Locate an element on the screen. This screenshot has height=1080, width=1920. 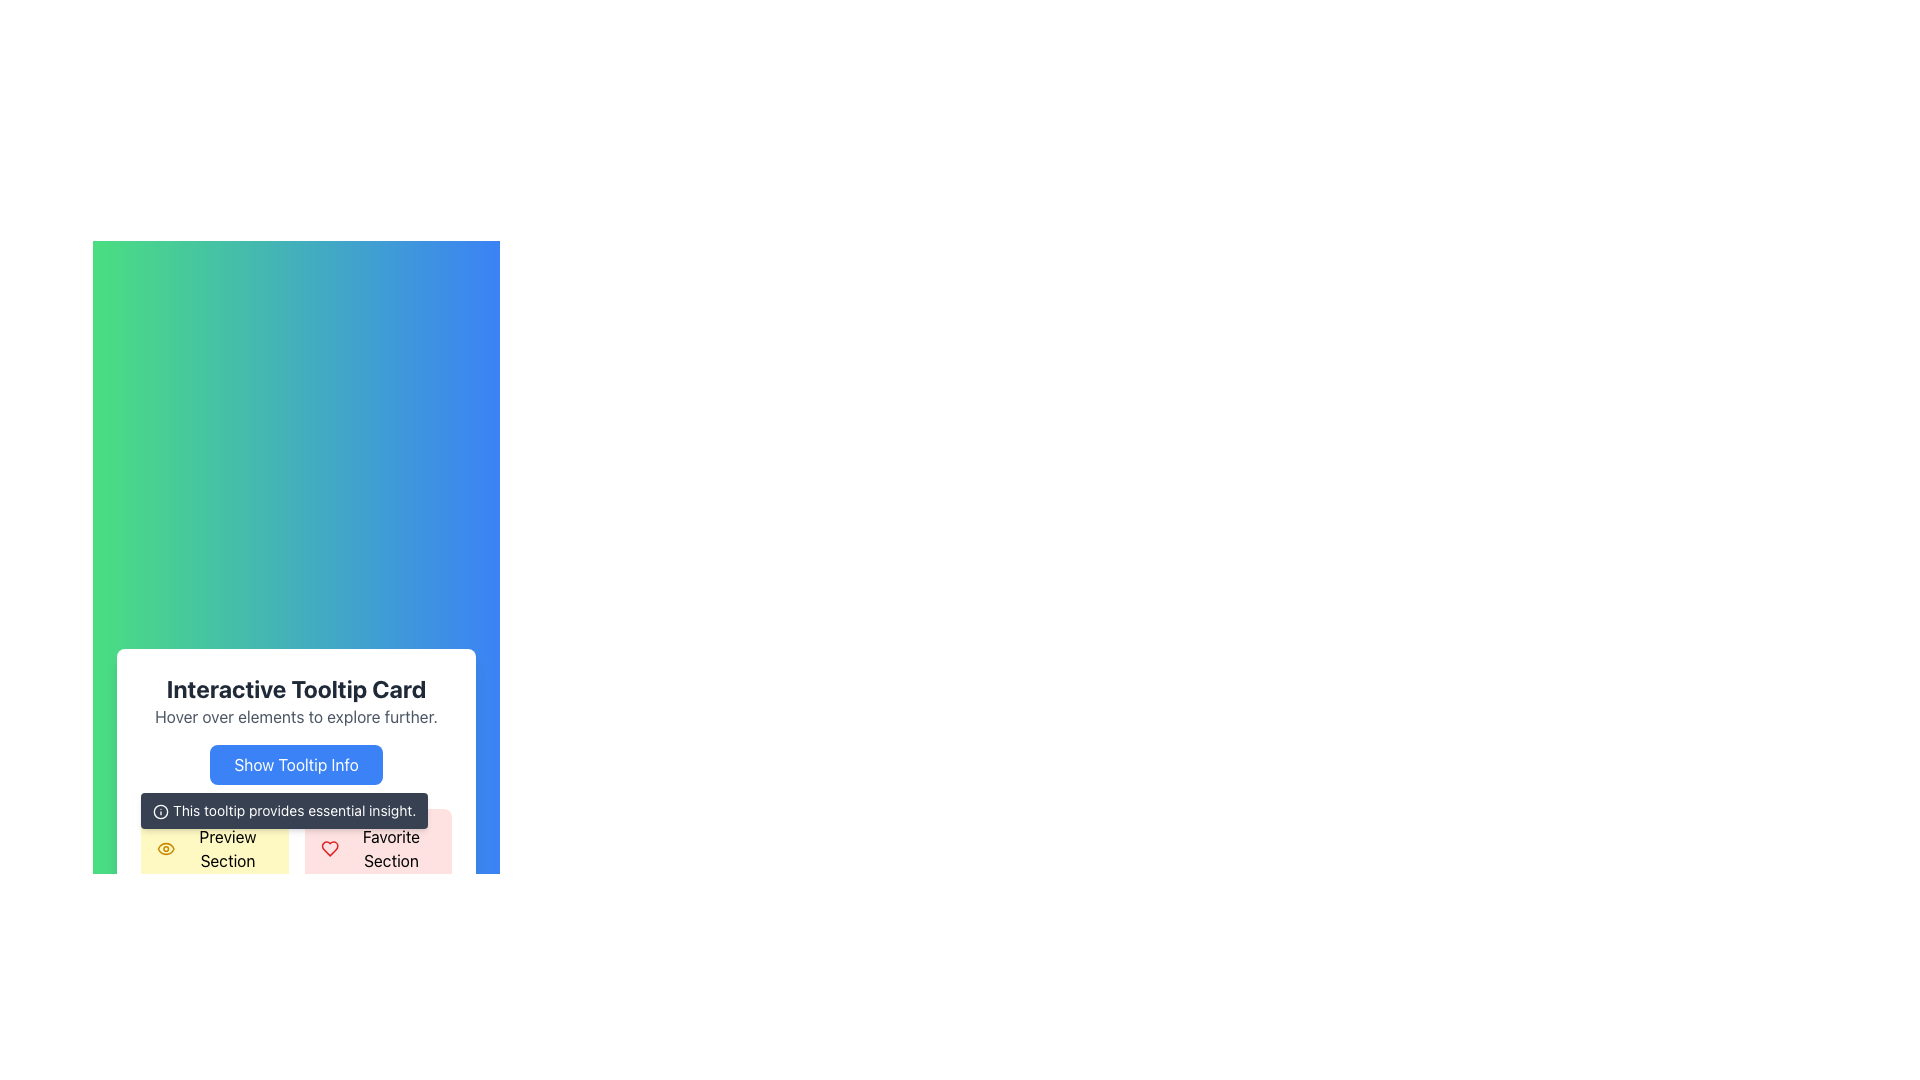
the Text Label that serves as a title or header, positioned above the smaller text 'Hover over elements is located at coordinates (295, 688).